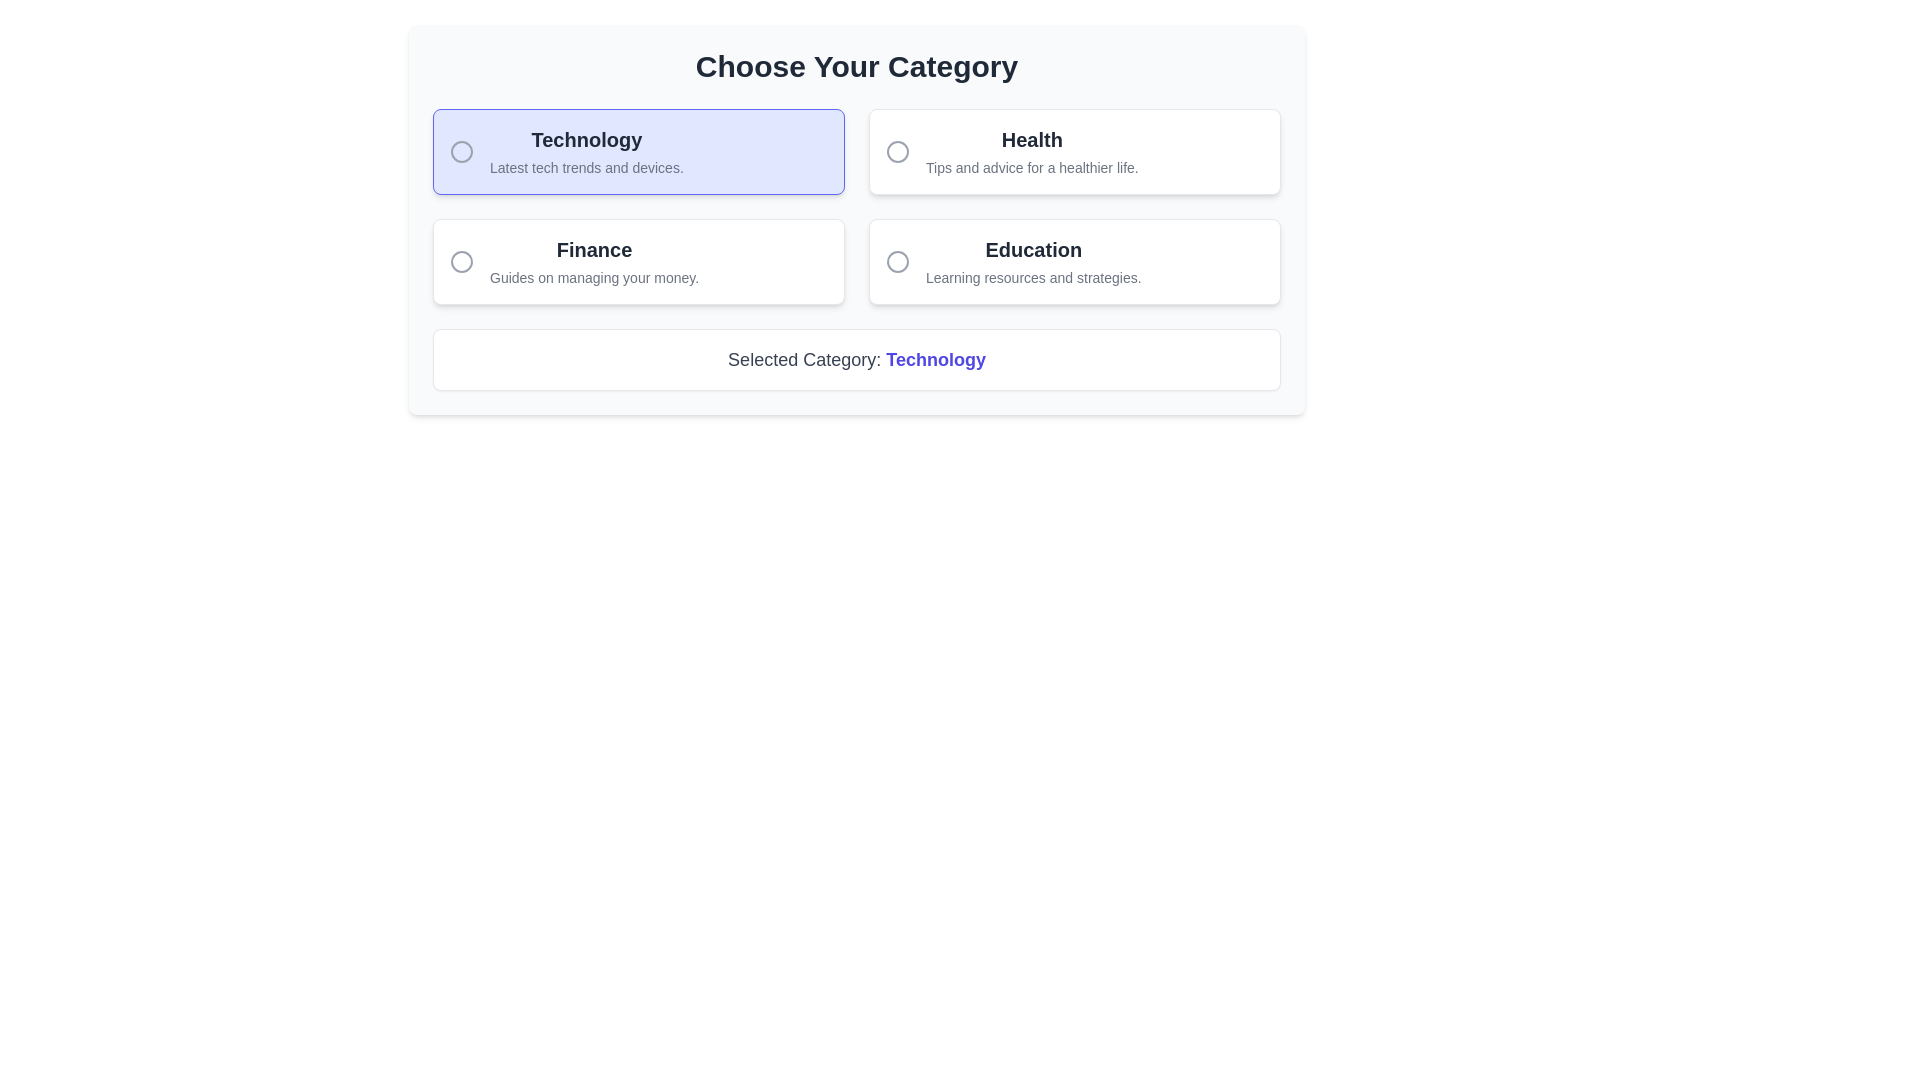 The height and width of the screenshot is (1080, 1920). What do you see at coordinates (460, 150) in the screenshot?
I see `the central SVG circle within the 'Technology' category icon, which serves as a visual representation for selection` at bounding box center [460, 150].